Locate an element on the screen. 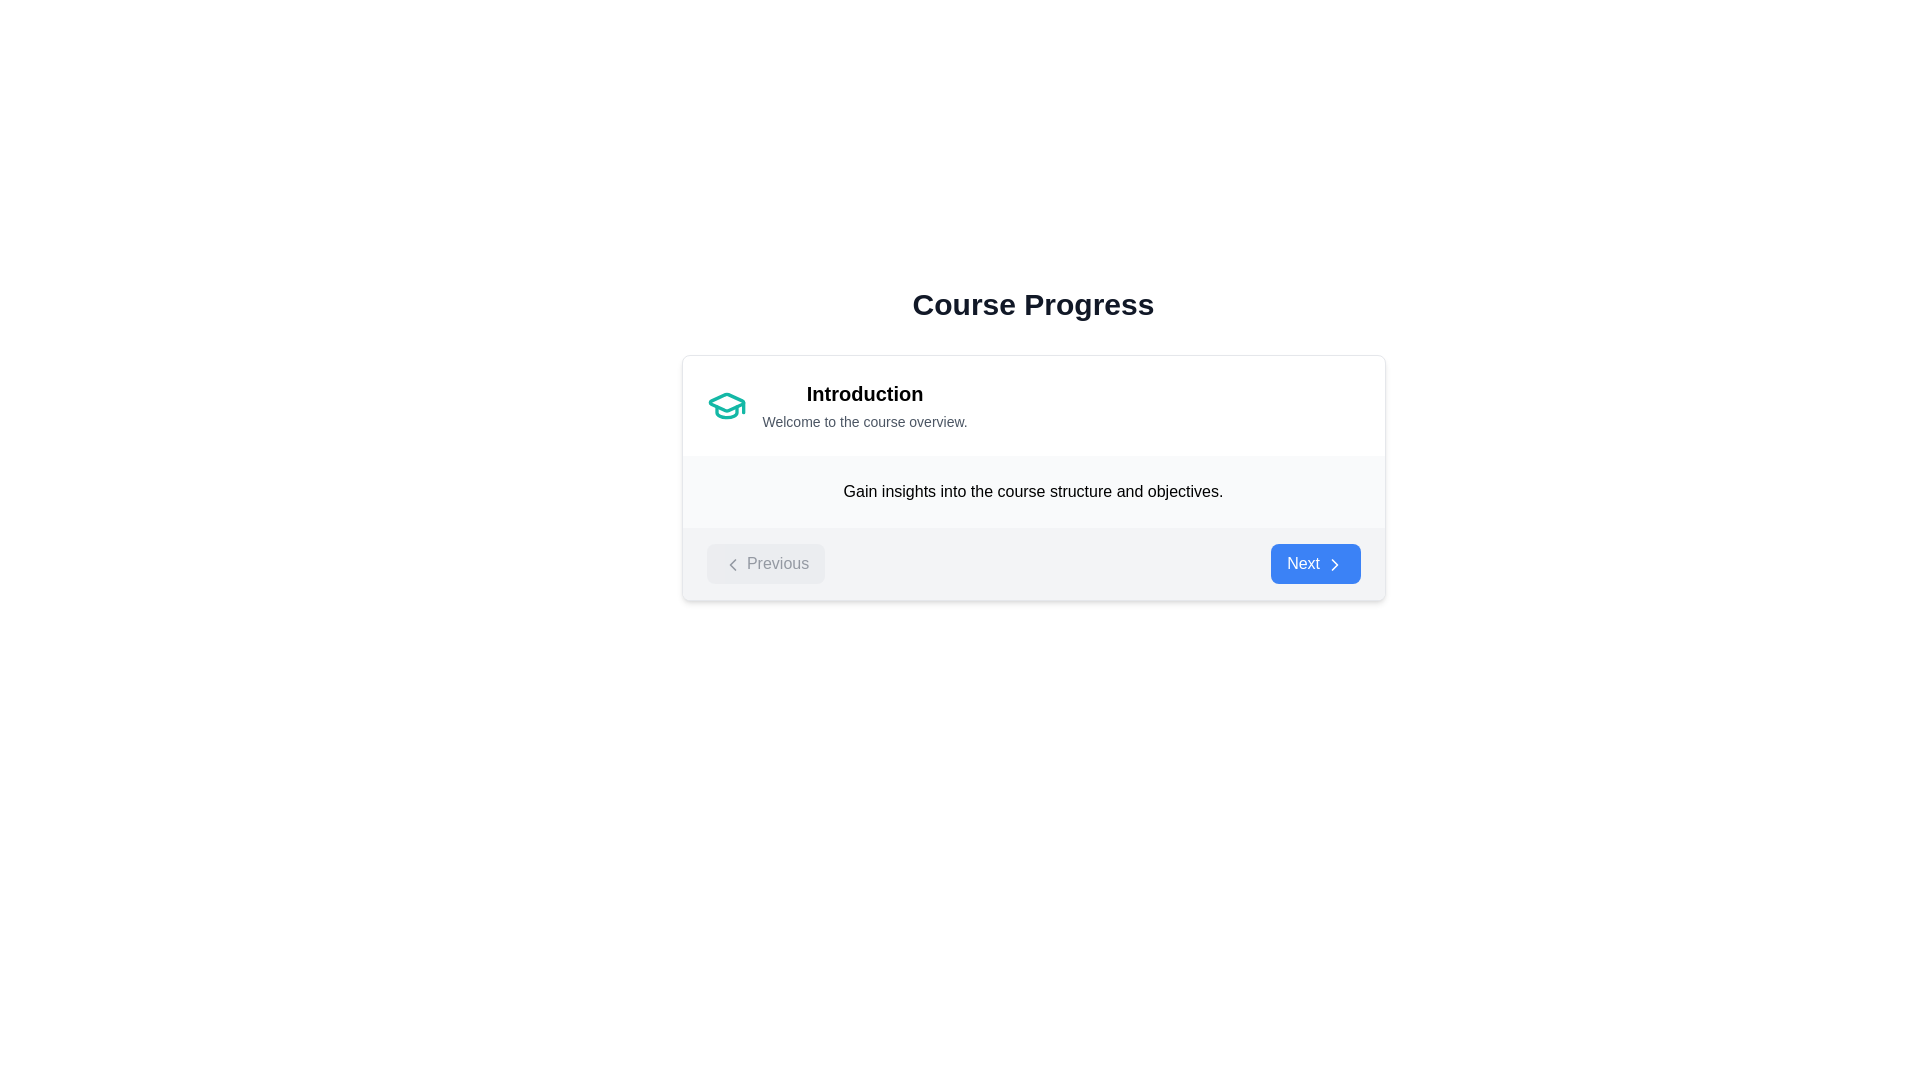 The height and width of the screenshot is (1080, 1920). the text block that introduces a course section, located to the right of a graduation cap icon and above a paragraph in the card layout is located at coordinates (865, 405).